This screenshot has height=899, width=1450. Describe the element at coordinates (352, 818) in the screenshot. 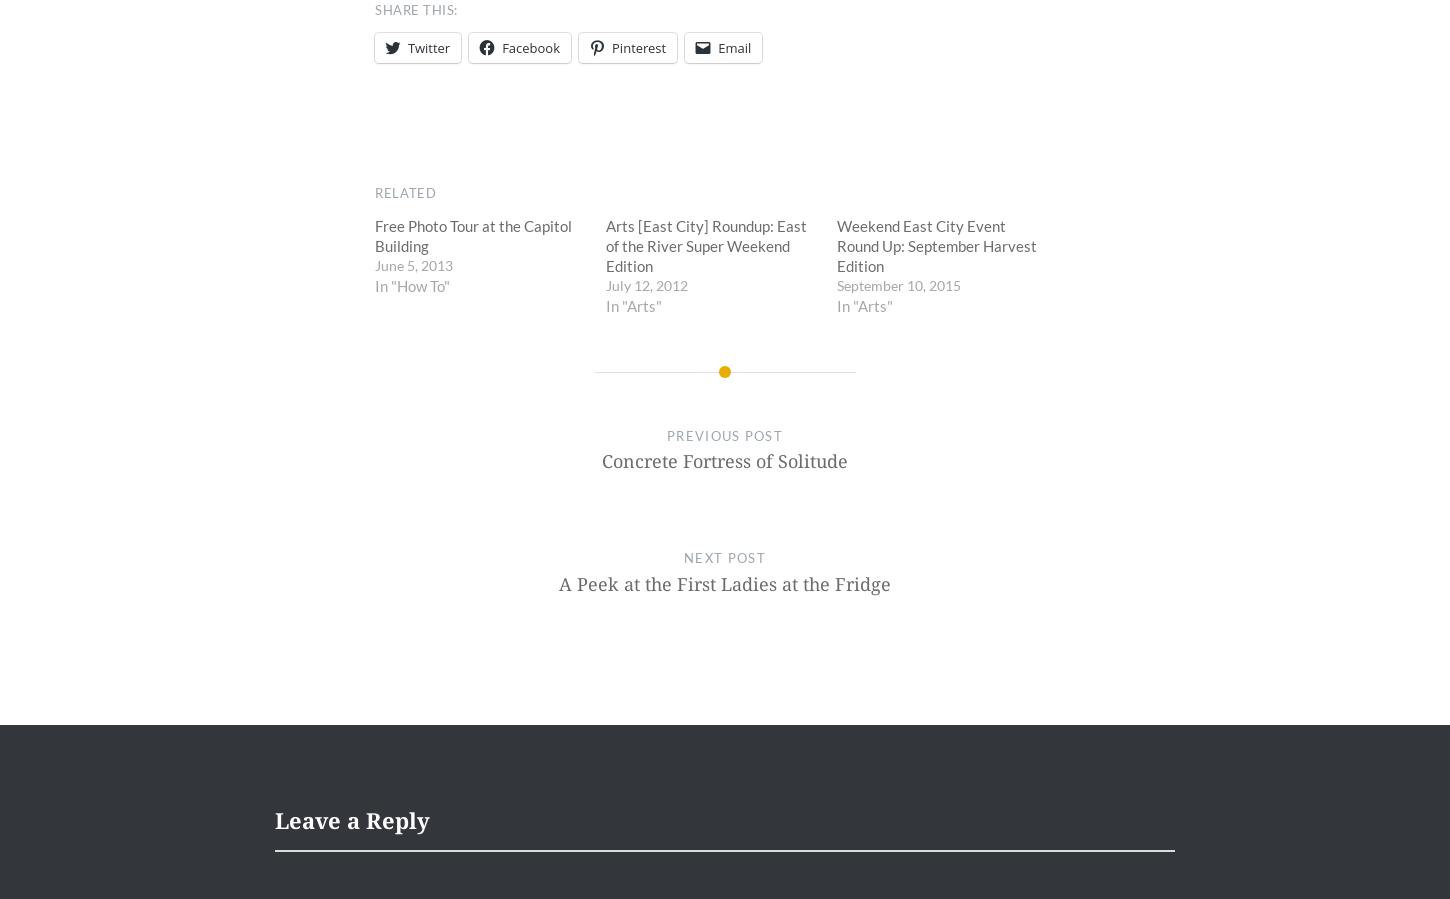

I see `'Leave a Reply'` at that location.